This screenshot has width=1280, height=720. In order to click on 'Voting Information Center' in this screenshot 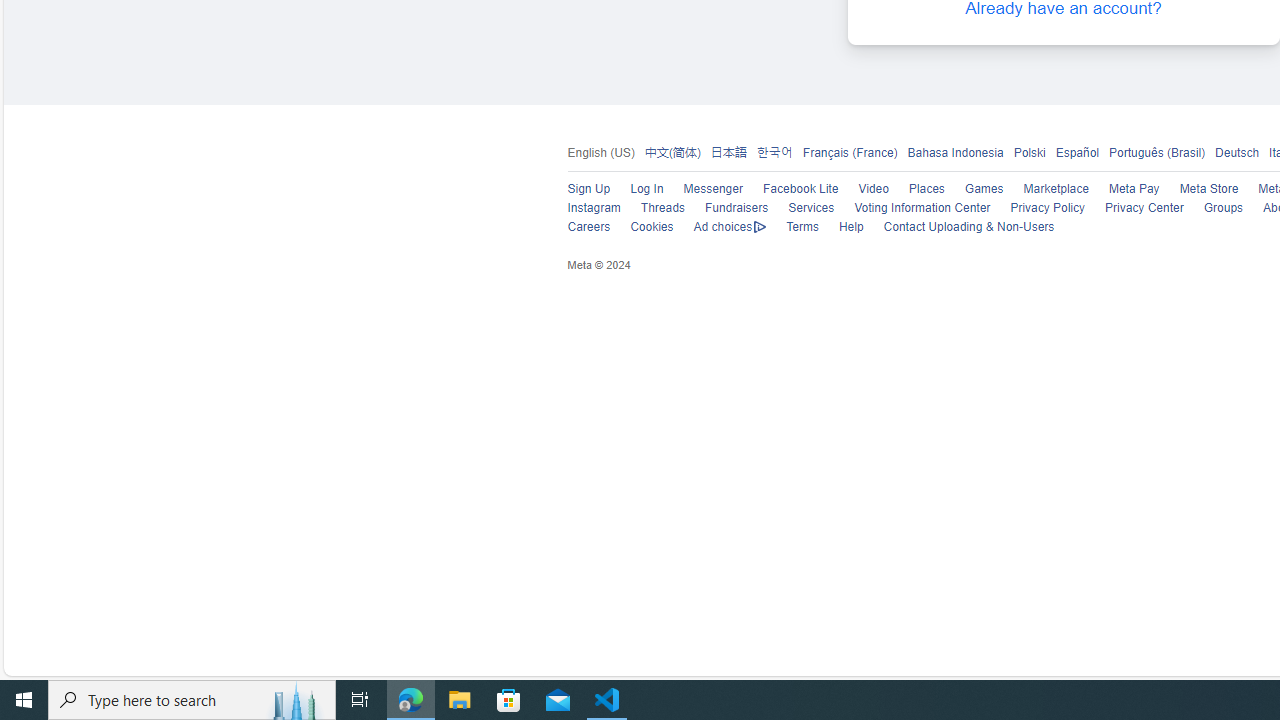, I will do `click(911, 208)`.